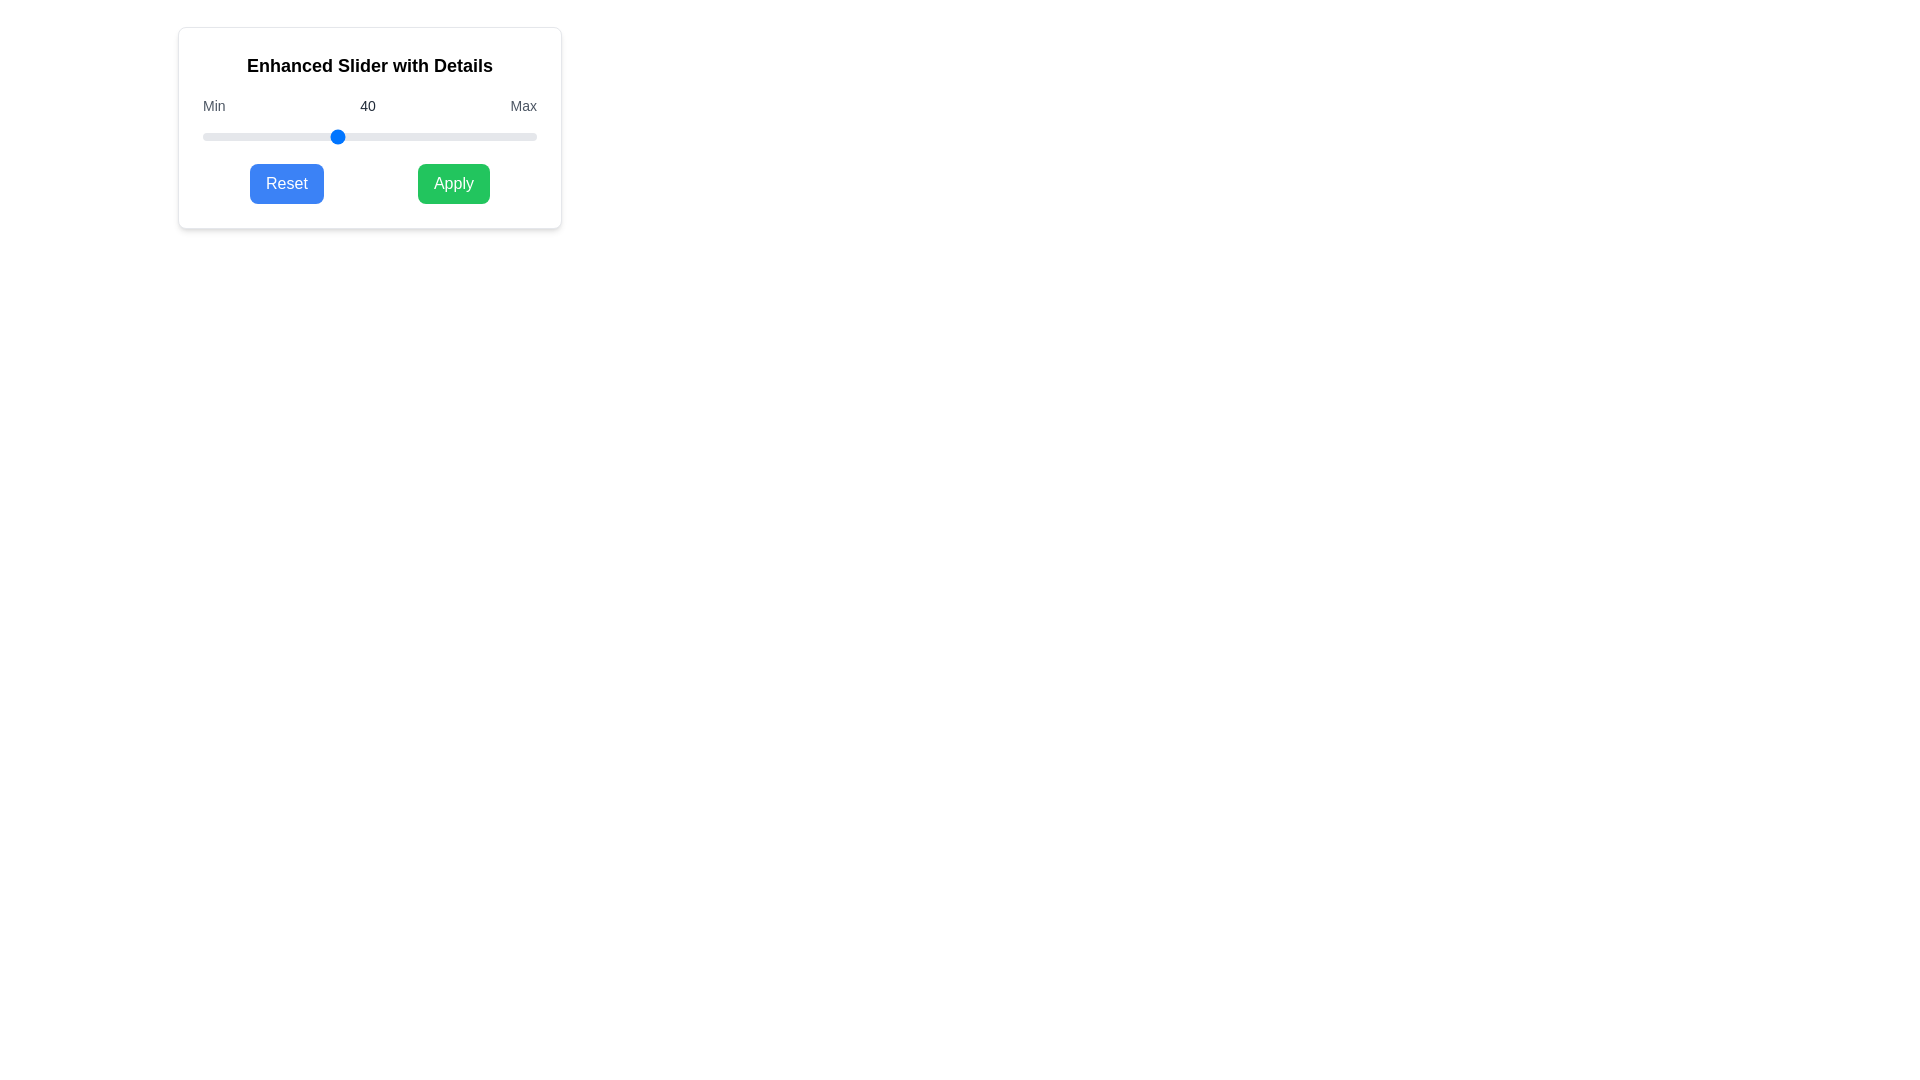  What do you see at coordinates (369, 105) in the screenshot?
I see `the label group containing the text 'Min', '40', and 'Max', which is positioned below the header 'Enhanced Slider with Details' and above the slider control` at bounding box center [369, 105].